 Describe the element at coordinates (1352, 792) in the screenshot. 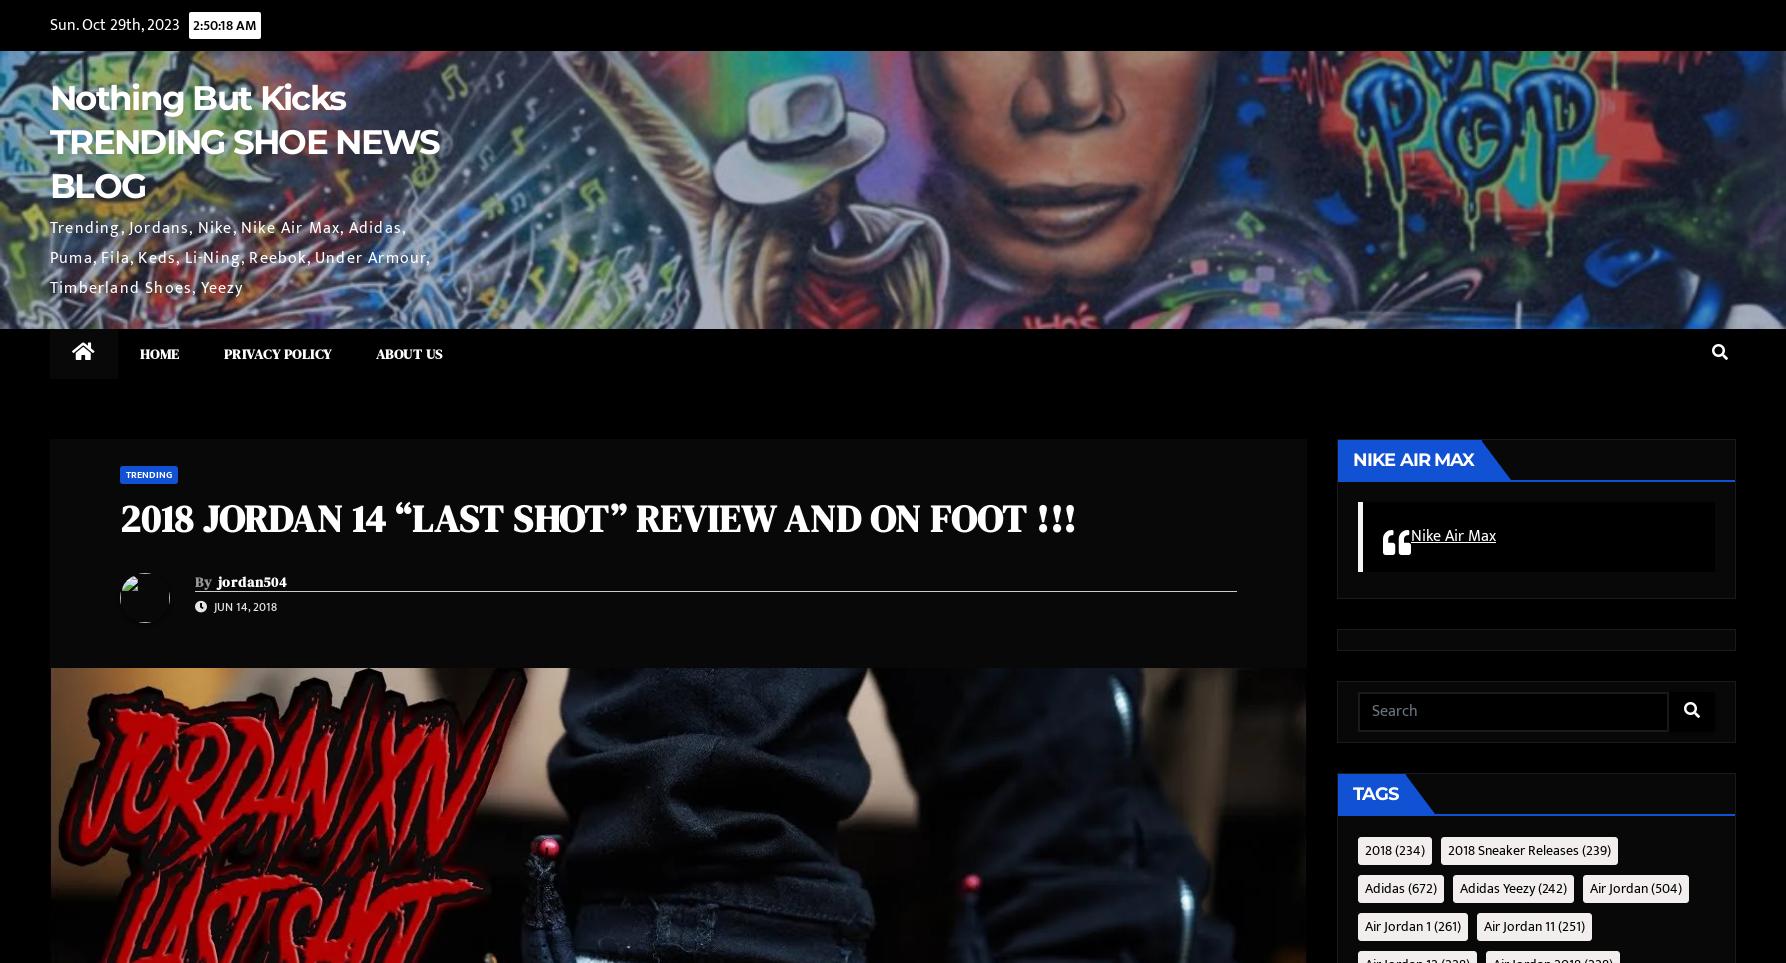

I see `'Tags'` at that location.